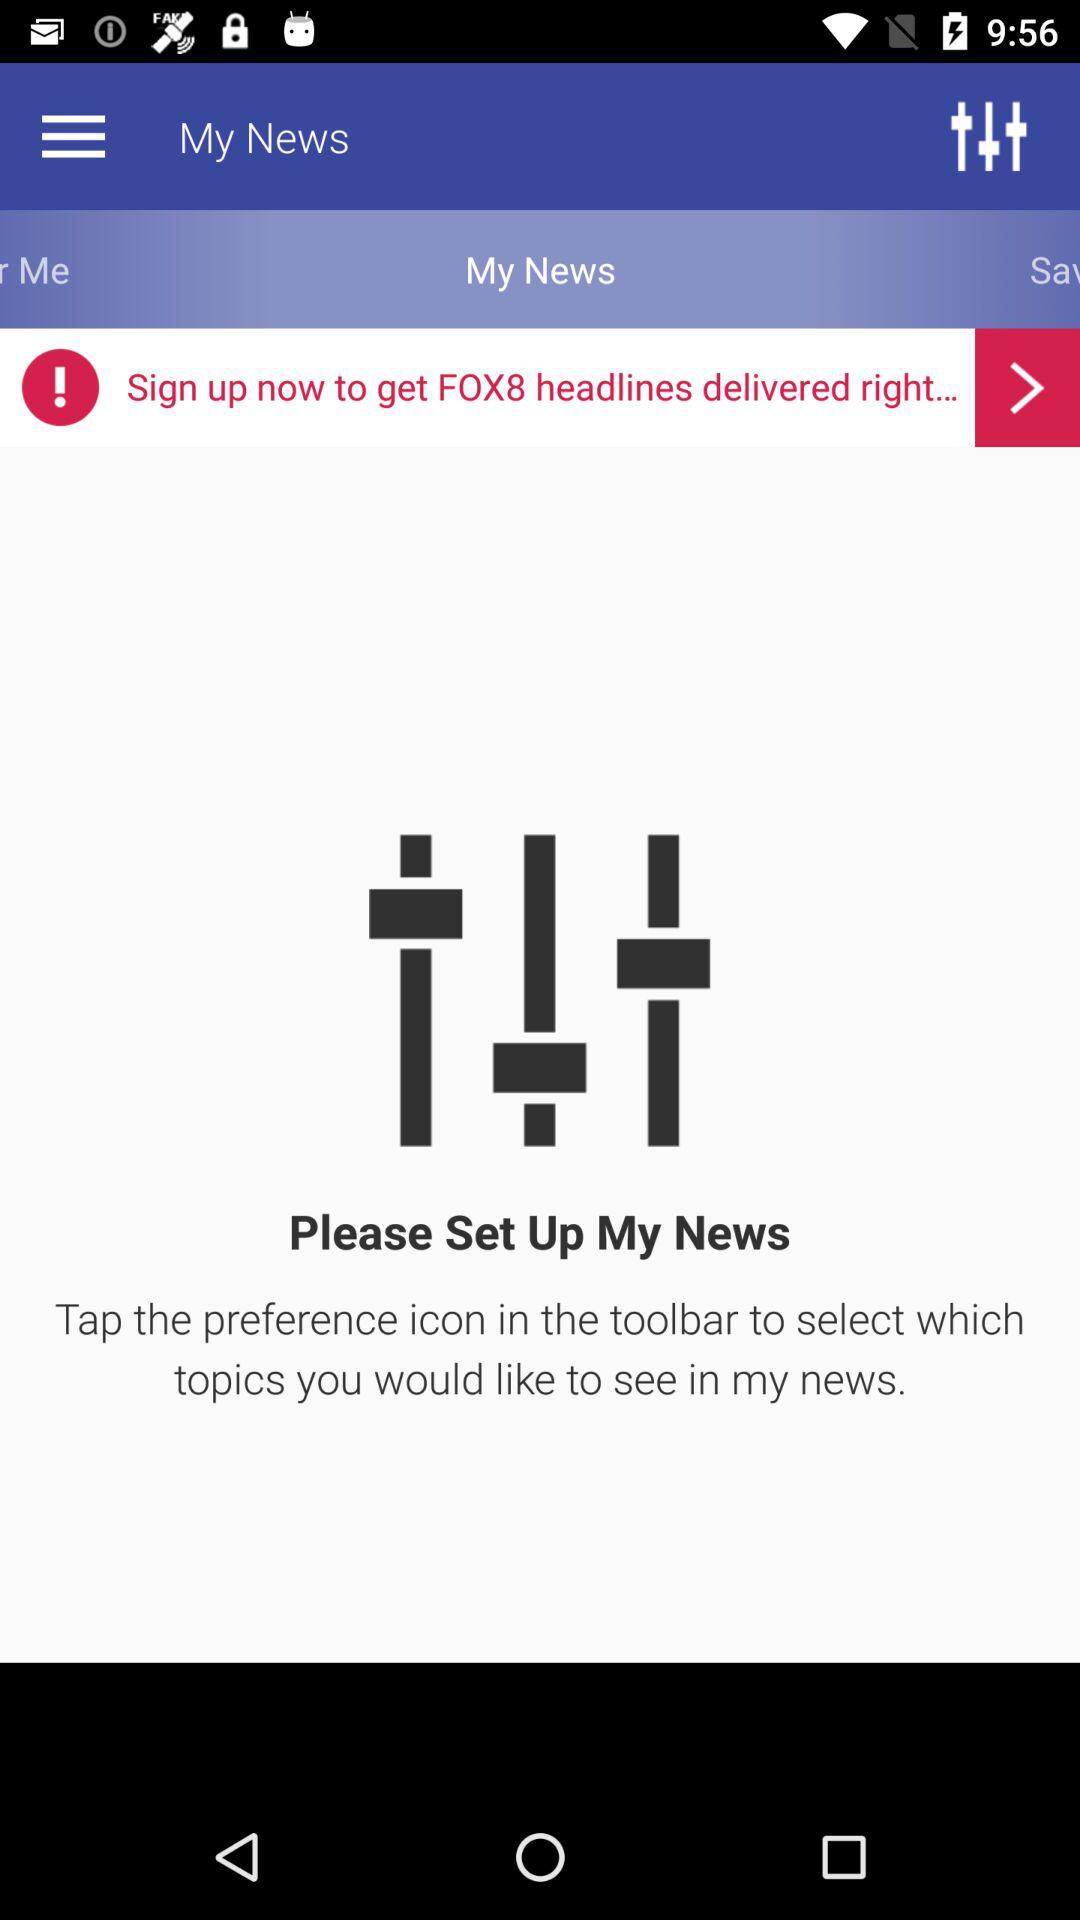 Image resolution: width=1080 pixels, height=1920 pixels. What do you see at coordinates (72, 135) in the screenshot?
I see `the menu icon` at bounding box center [72, 135].